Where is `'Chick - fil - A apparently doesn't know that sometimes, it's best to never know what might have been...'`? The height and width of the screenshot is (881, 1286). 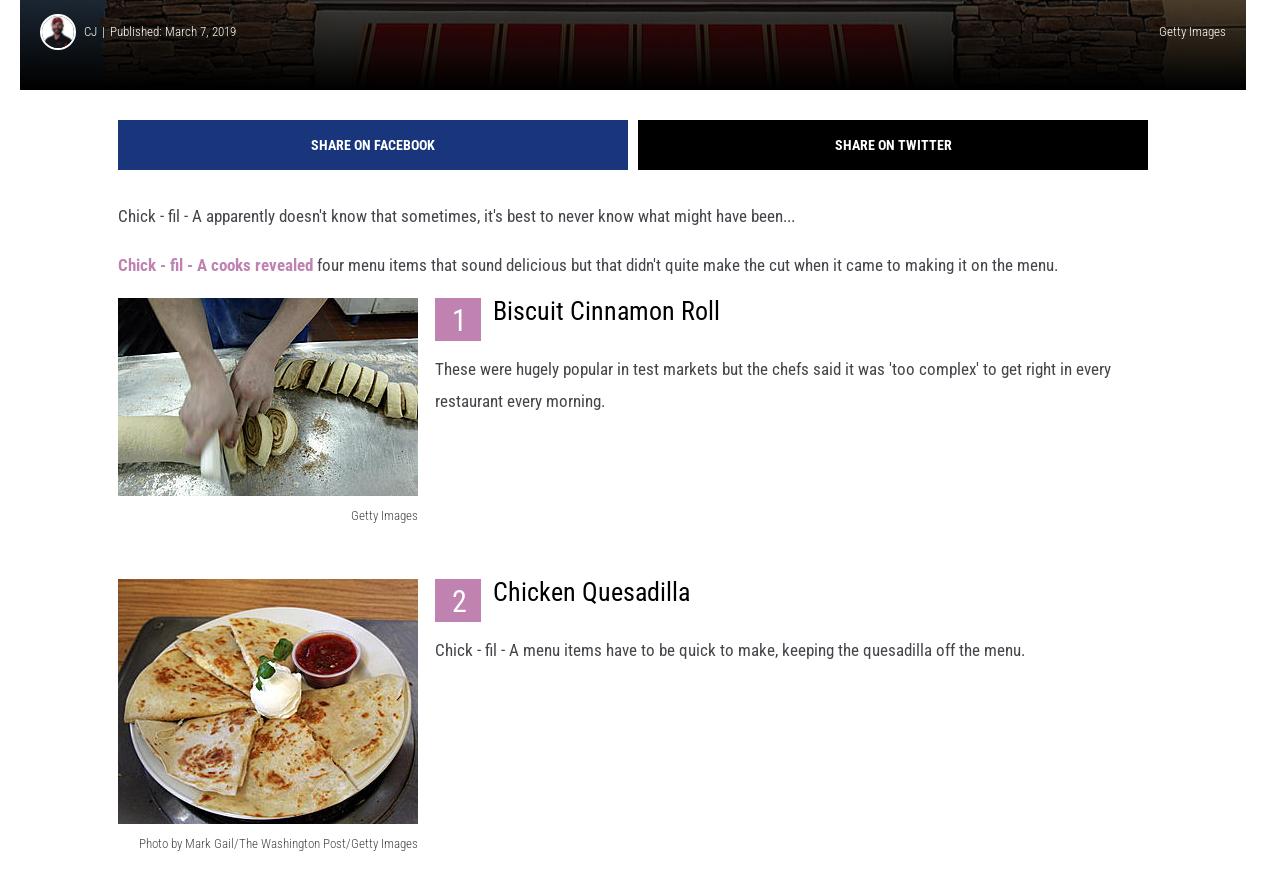 'Chick - fil - A apparently doesn't know that sometimes, it's best to never know what might have been...' is located at coordinates (455, 232).